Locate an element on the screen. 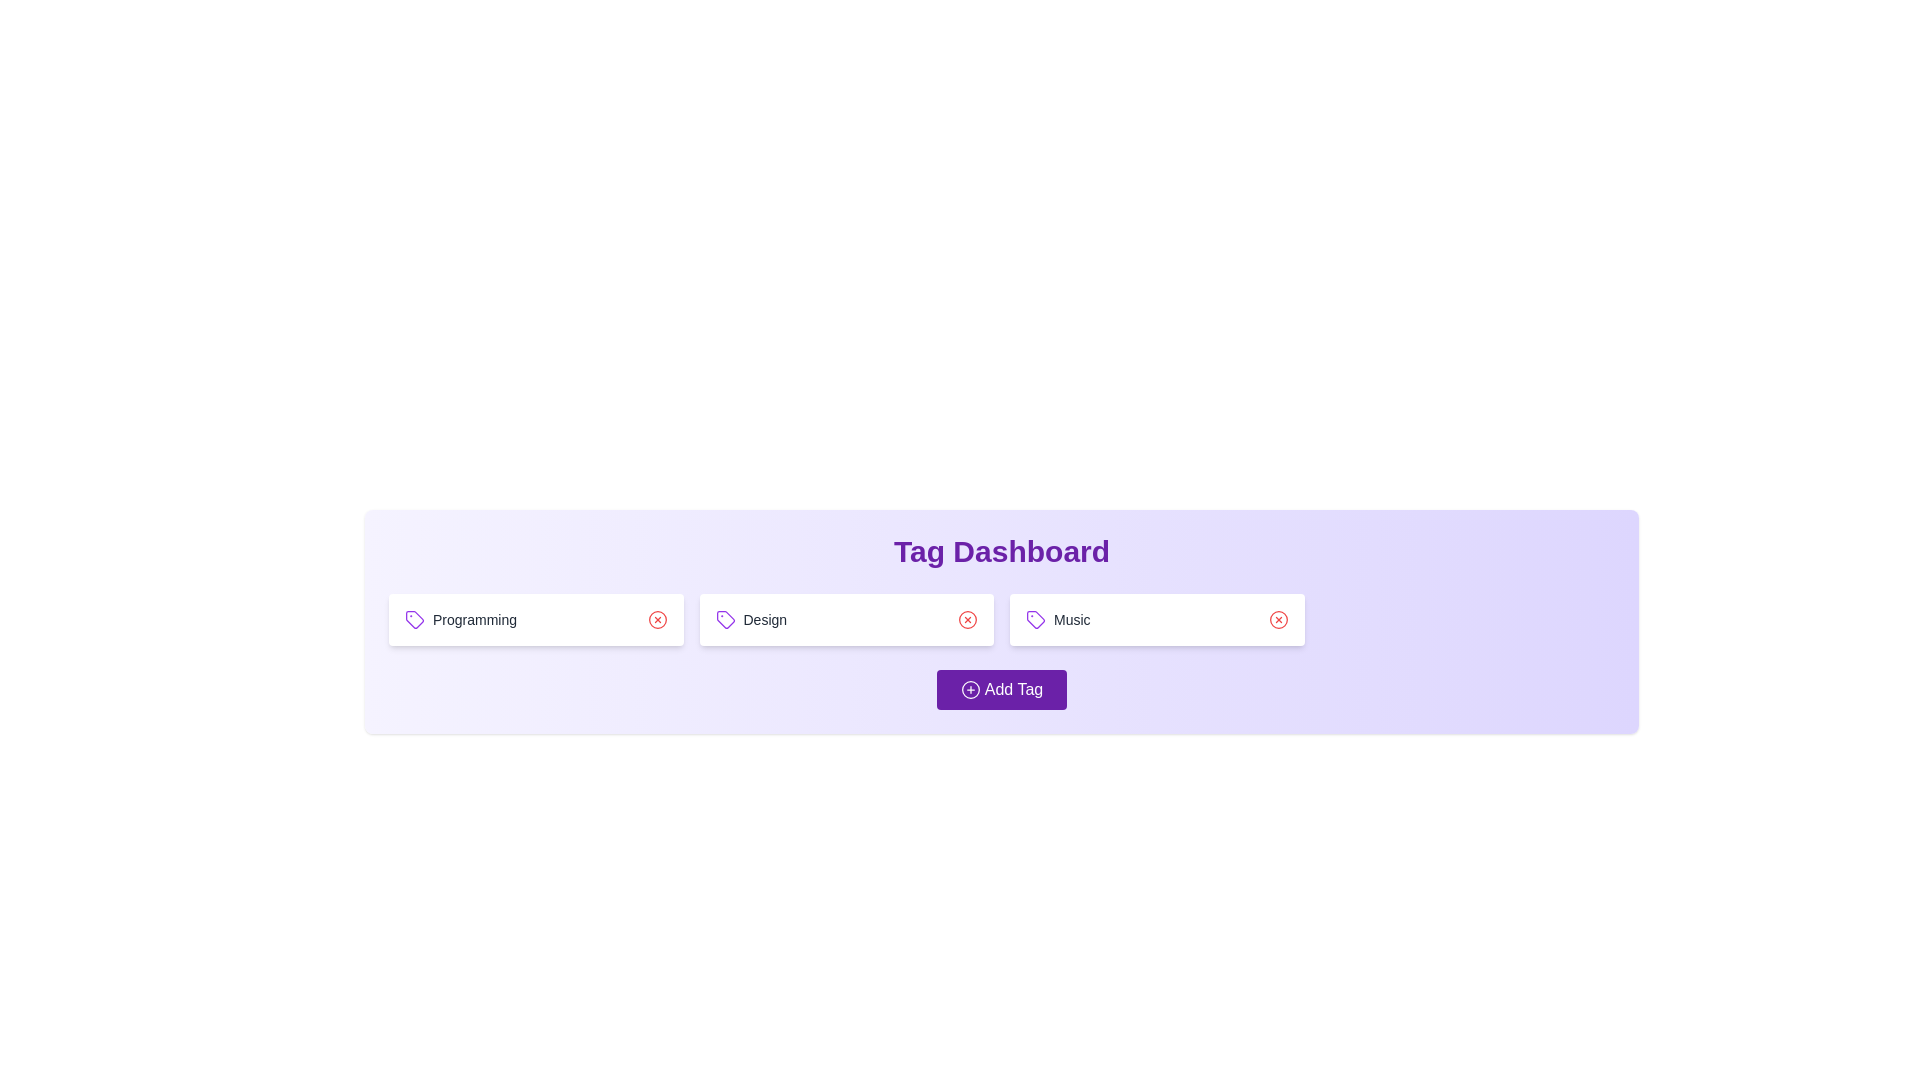  the graphical representation of the purple tag icon located in the 'Tag Dashboard' section, positioned to the left of the text 'Design' is located at coordinates (1036, 619).